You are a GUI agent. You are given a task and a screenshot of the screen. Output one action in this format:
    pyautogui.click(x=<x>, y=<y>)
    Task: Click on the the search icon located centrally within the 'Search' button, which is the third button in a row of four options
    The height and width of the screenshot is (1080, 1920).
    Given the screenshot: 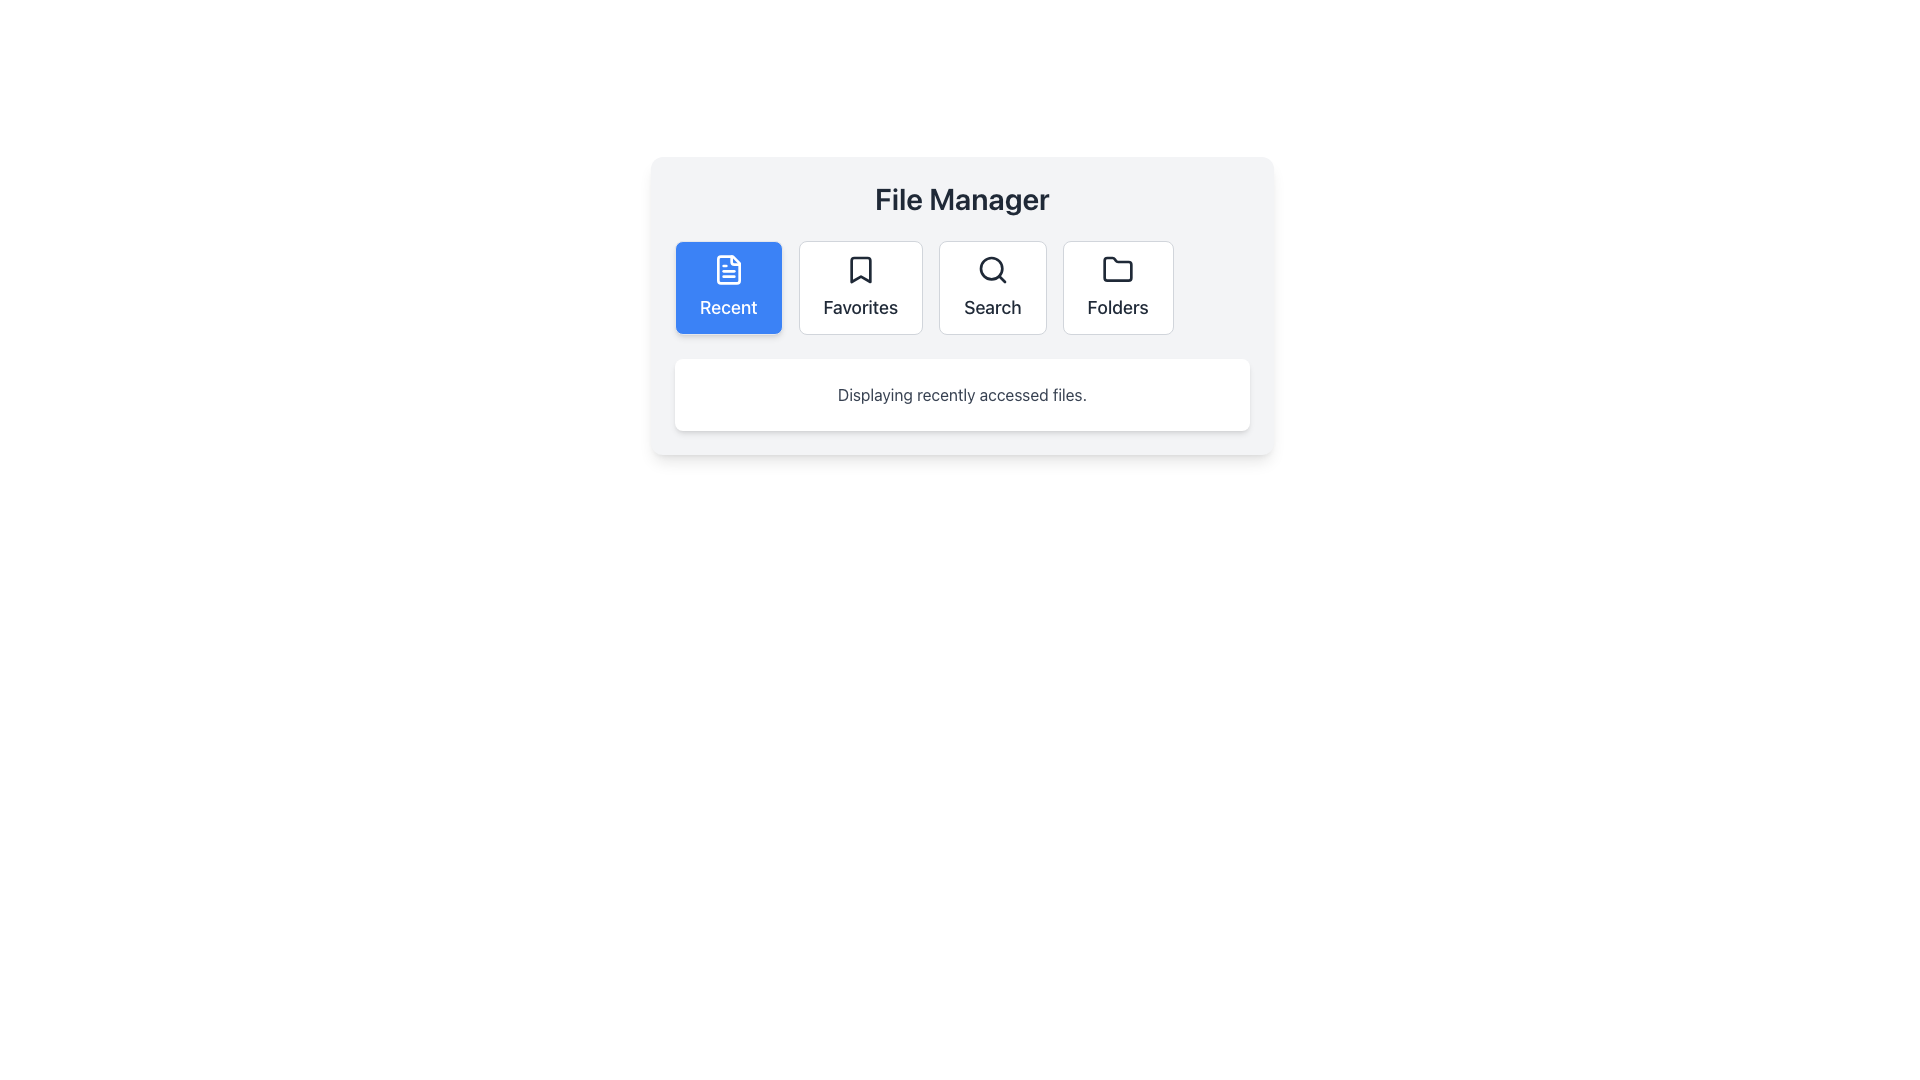 What is the action you would take?
    pyautogui.click(x=992, y=270)
    